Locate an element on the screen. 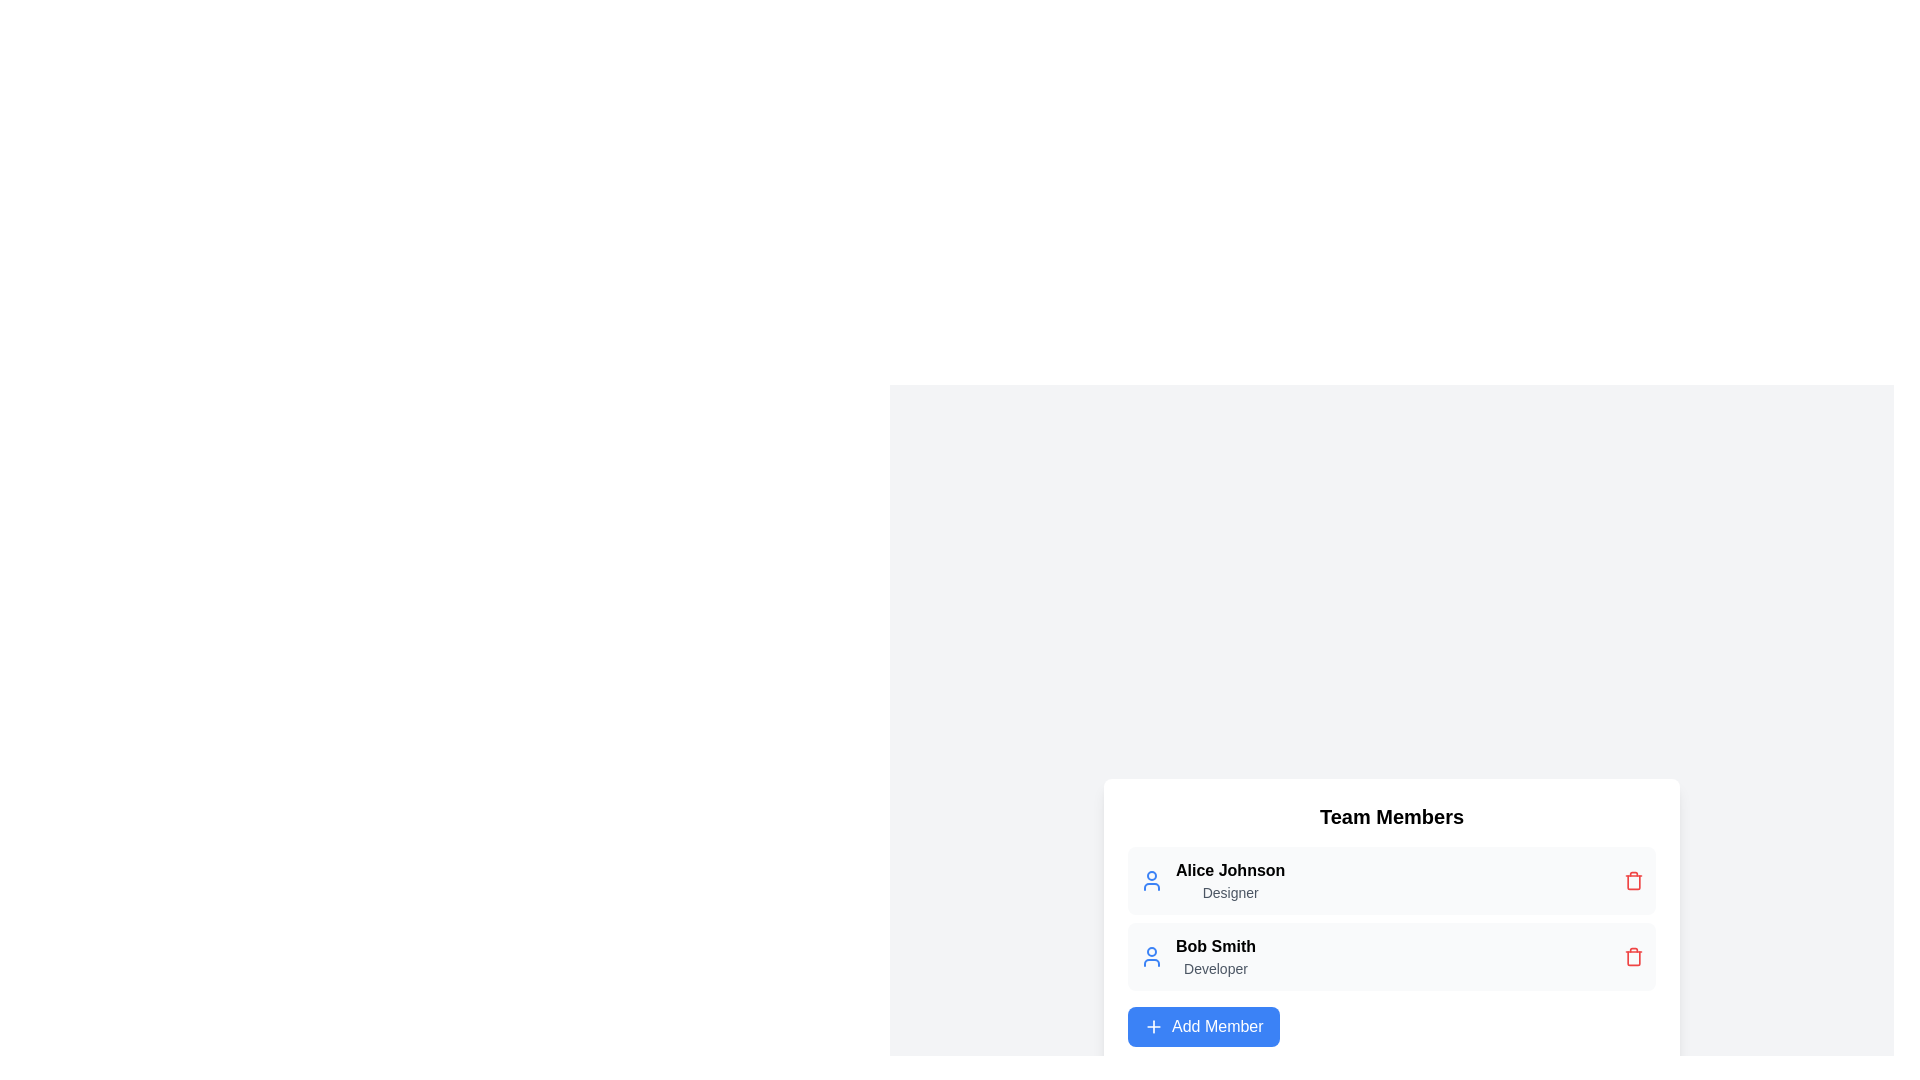 The image size is (1920, 1080). text content of the label group displaying the name and role of the second team member in the list, located directly below 'Alice Johnson, Designer' is located at coordinates (1214, 955).